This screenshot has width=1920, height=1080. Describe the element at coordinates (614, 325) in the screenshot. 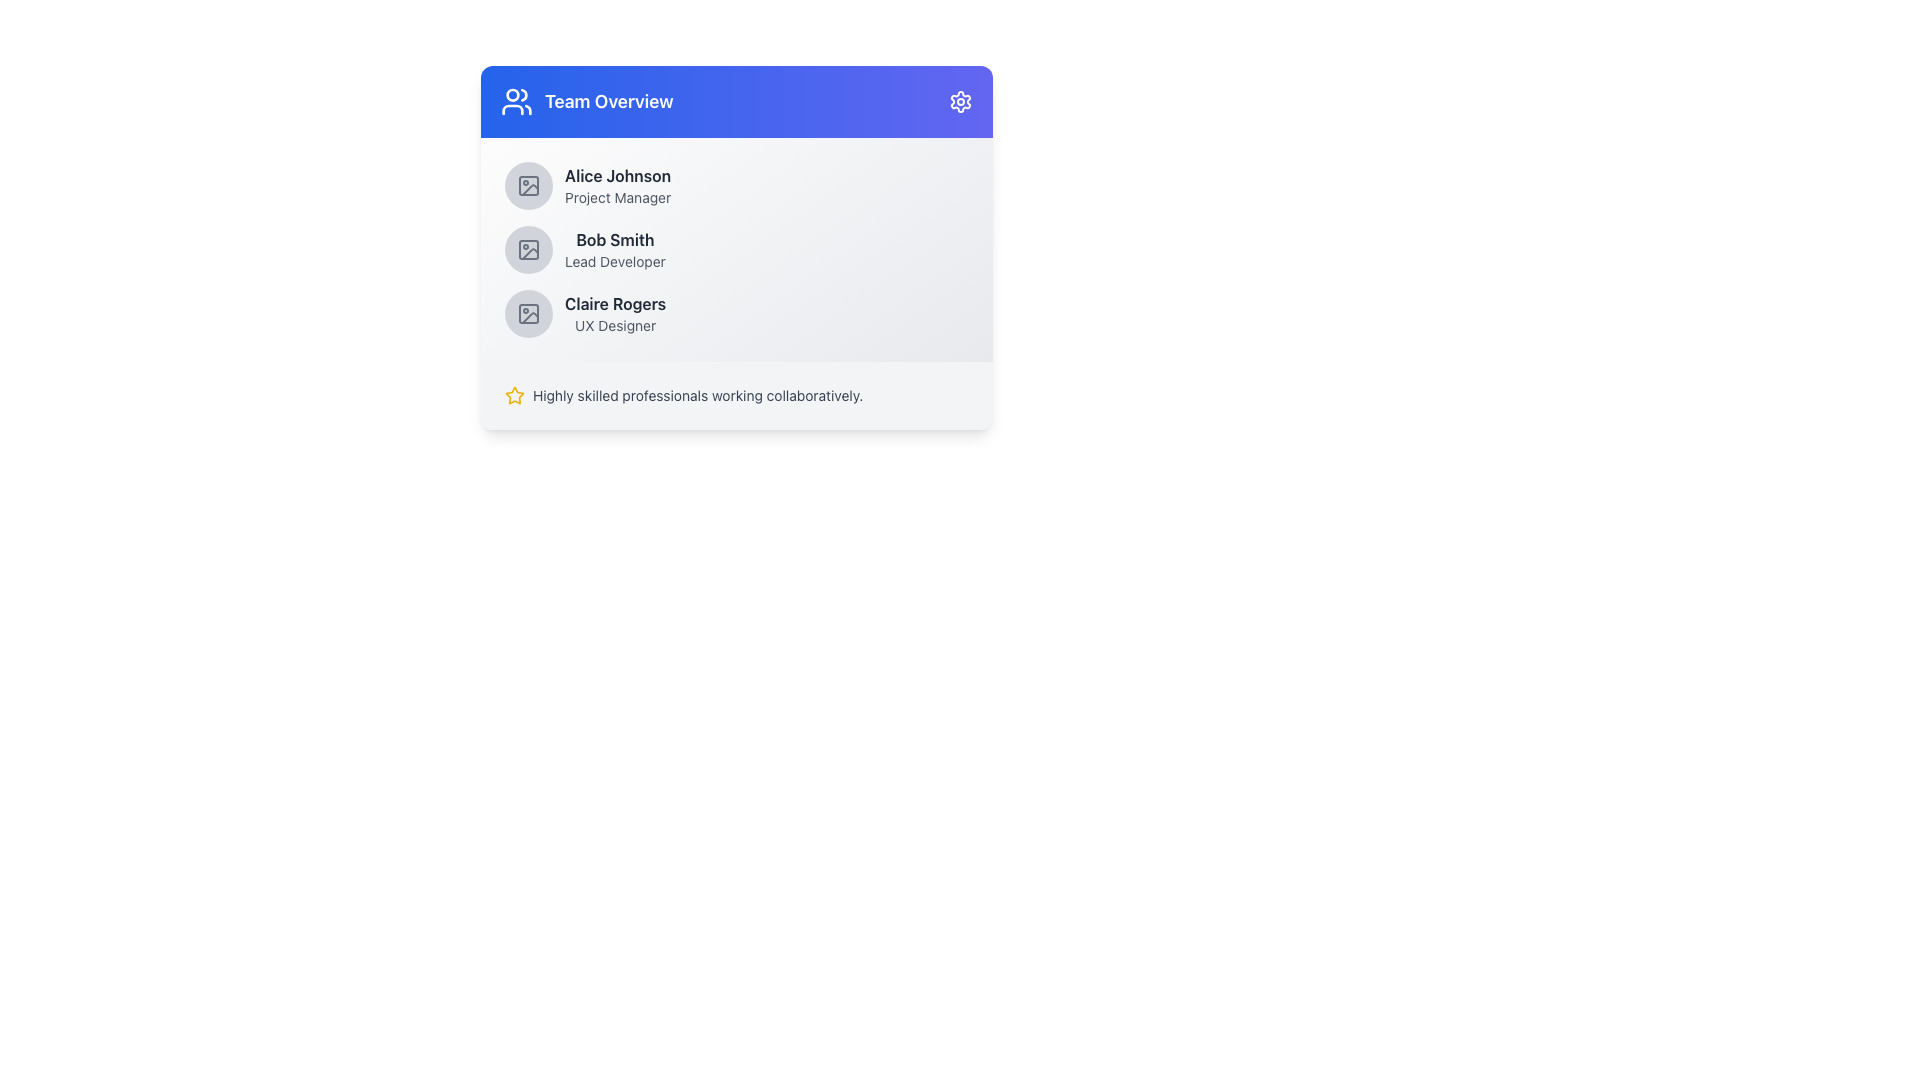

I see `the static text label displaying the job title 'UX Designer' located below the 'Claire Rogers' label in the Team Overview list` at that location.